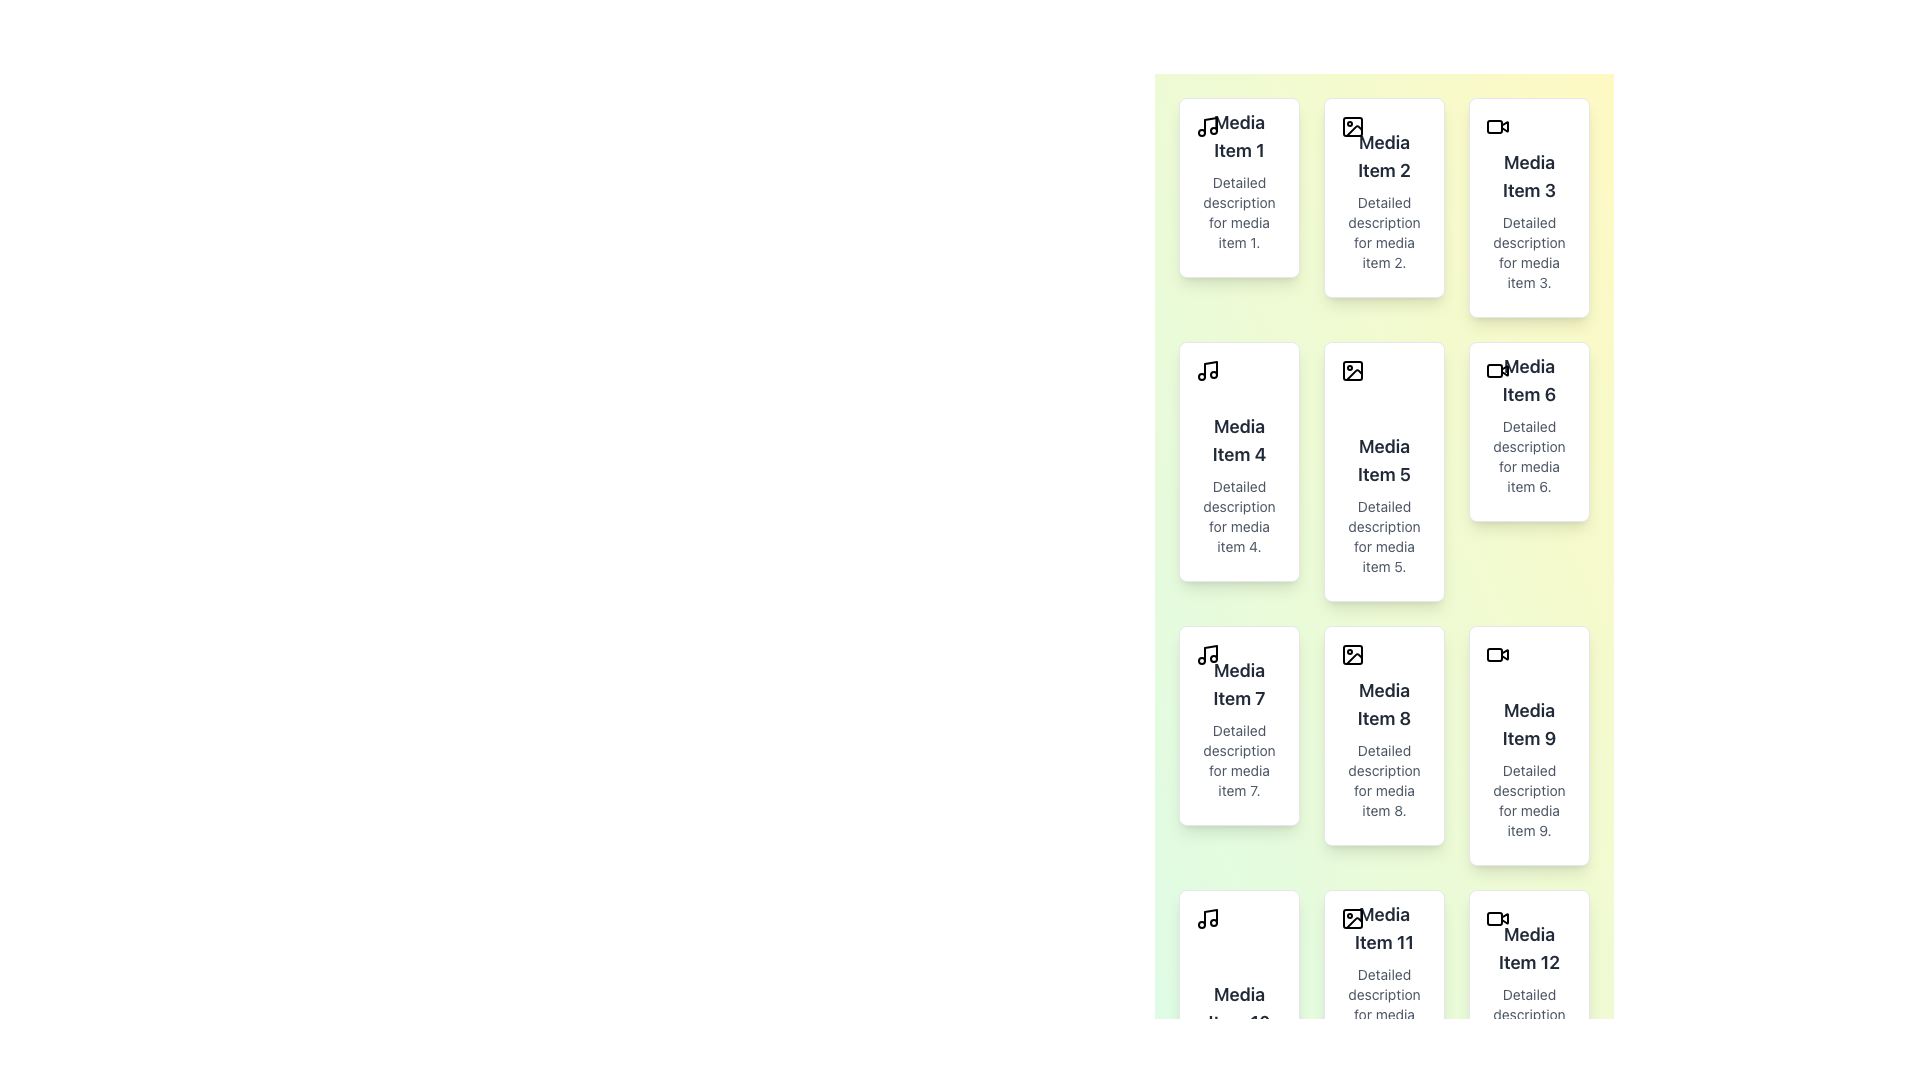 This screenshot has height=1080, width=1920. I want to click on the vertical line of the musical note icon located at the top-left corner of the card labeled 'Media Item 7', so click(1209, 653).